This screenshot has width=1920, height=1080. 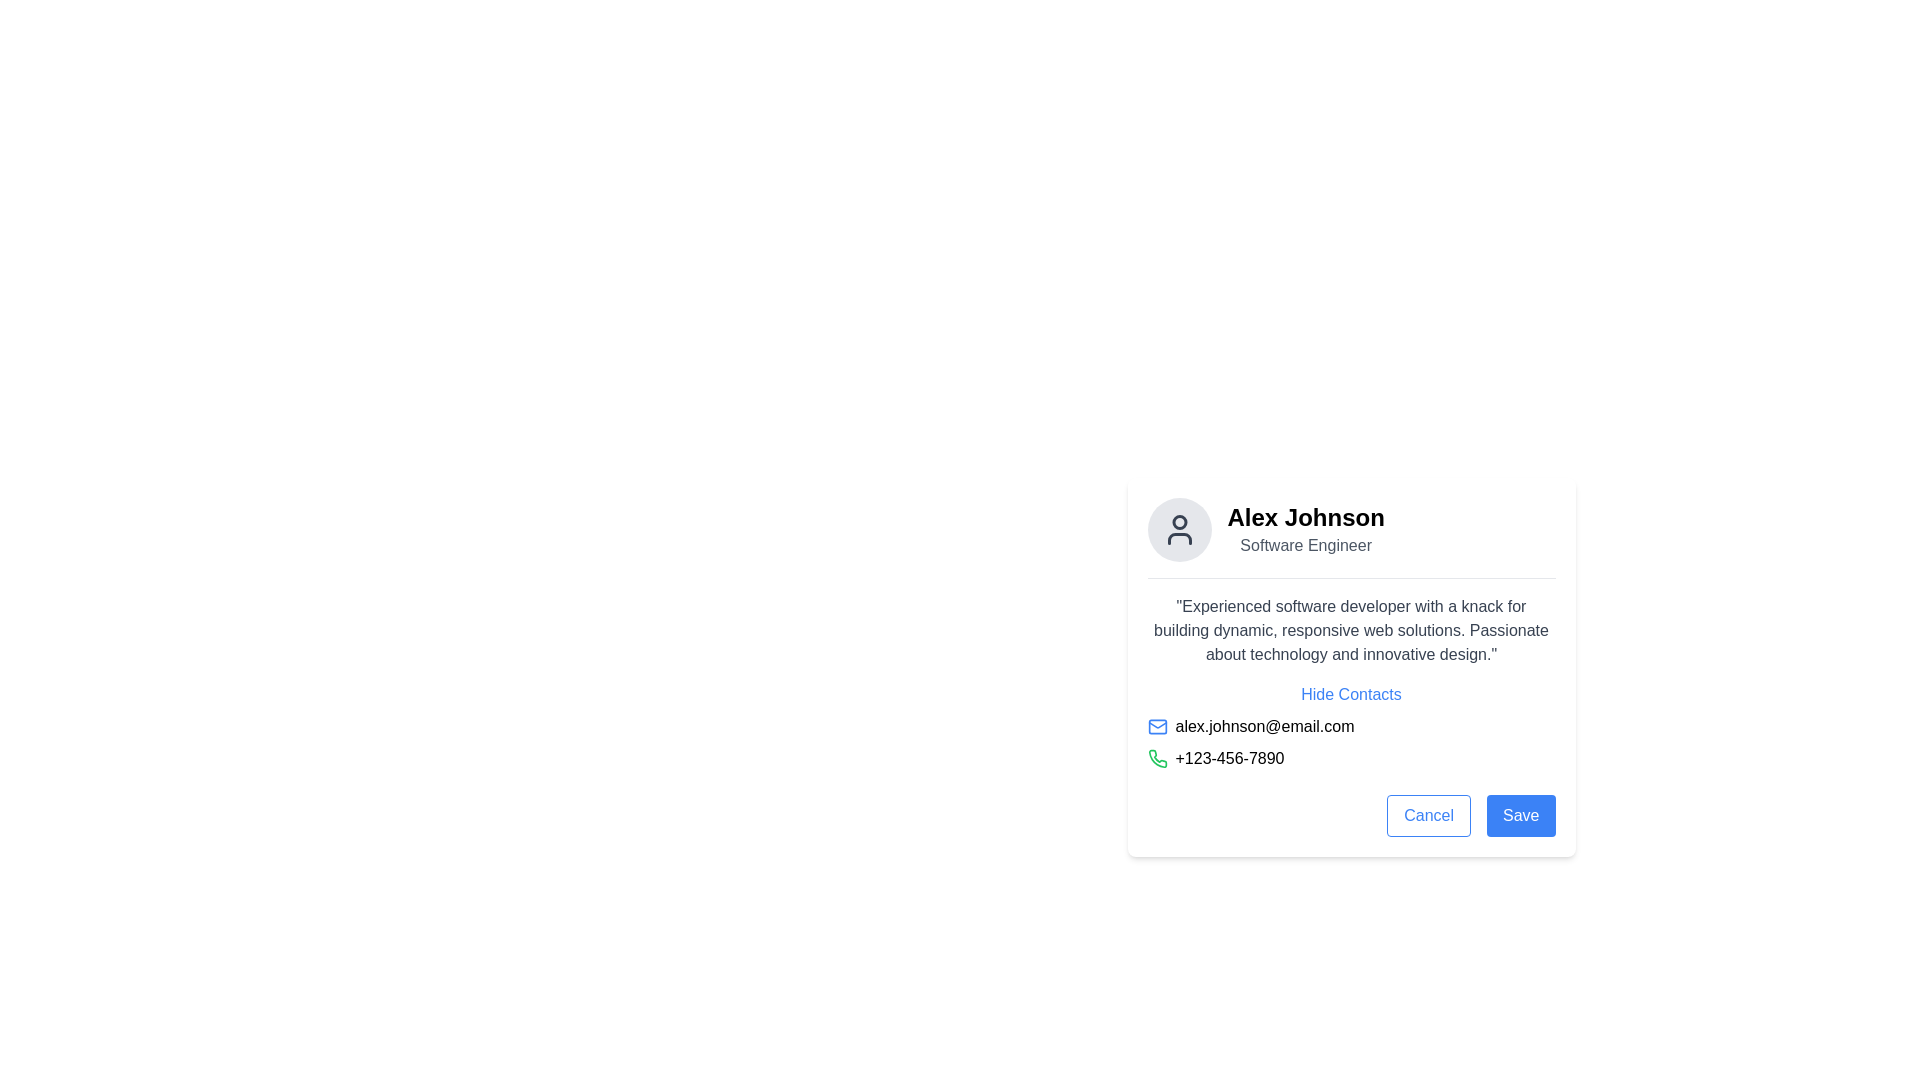 What do you see at coordinates (1157, 758) in the screenshot?
I see `the green phone receiver icon located to the left of the text '+123-456-7890' in the contact card interface` at bounding box center [1157, 758].